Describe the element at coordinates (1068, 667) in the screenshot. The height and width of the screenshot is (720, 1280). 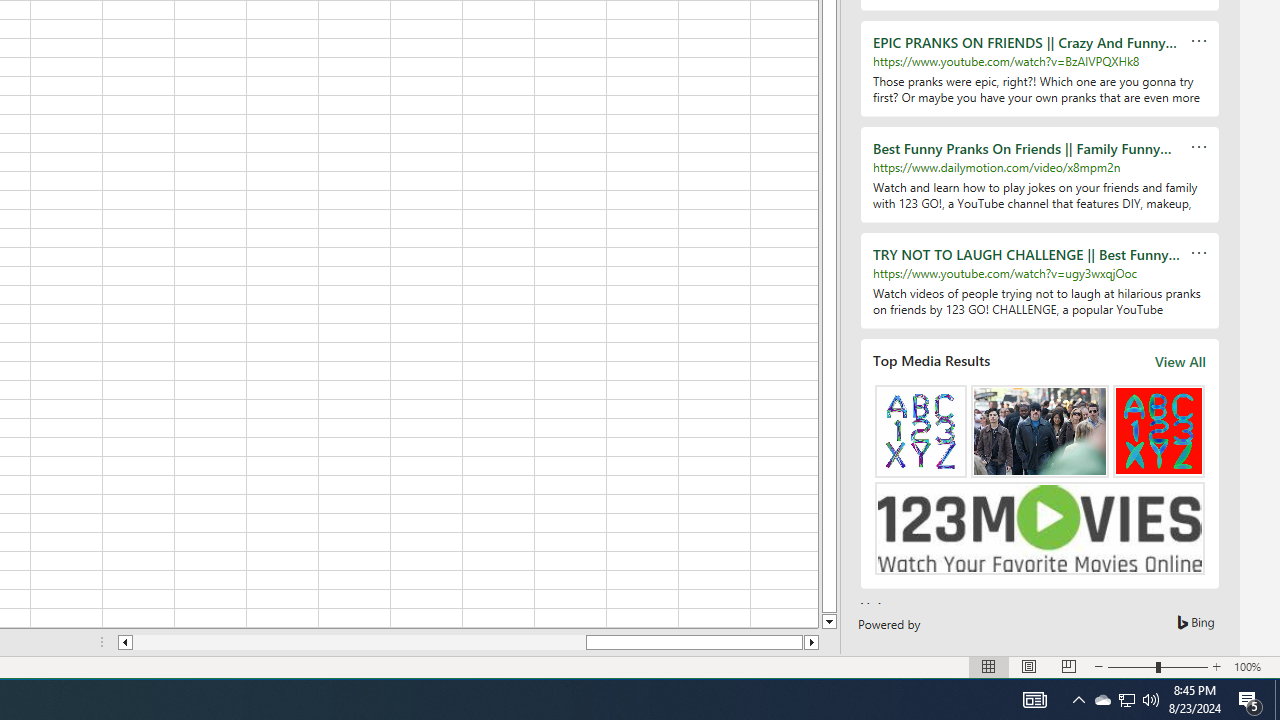
I see `'Page Break Preview'` at that location.